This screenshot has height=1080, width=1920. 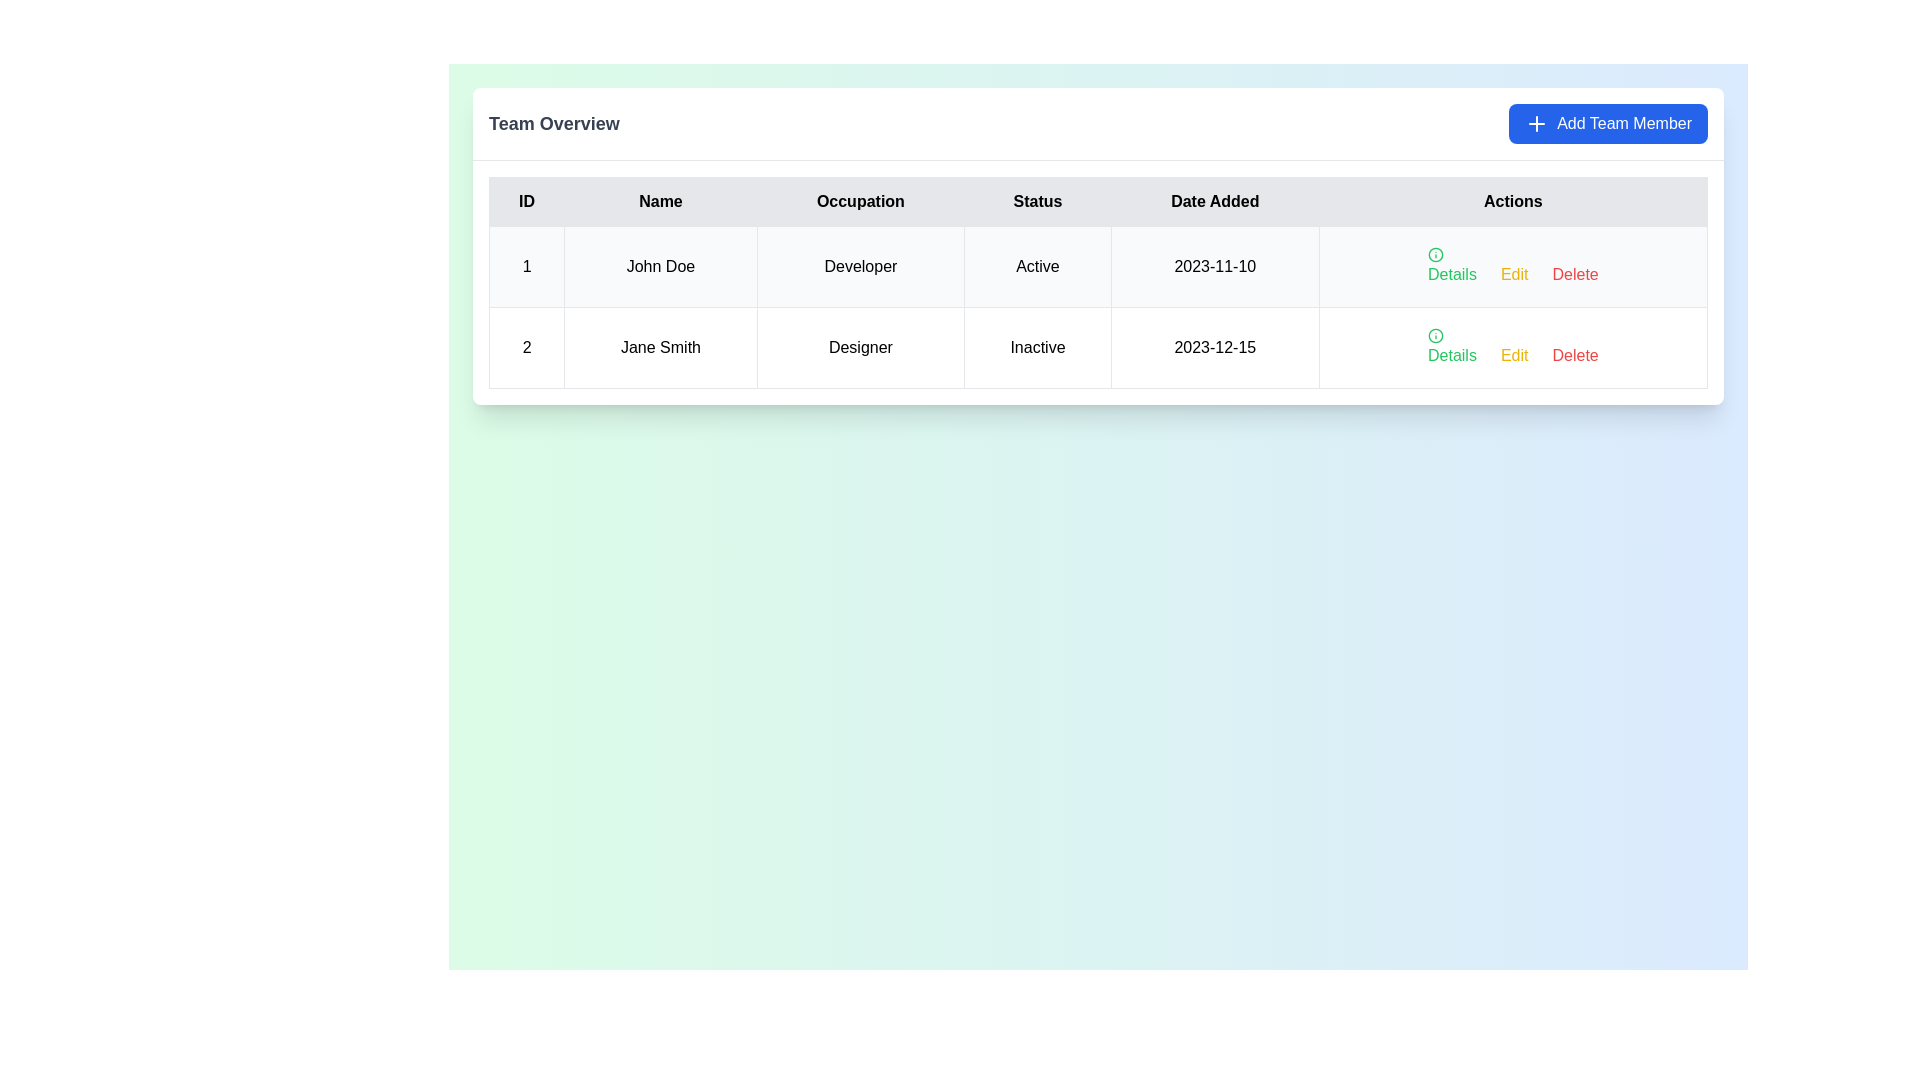 What do you see at coordinates (1514, 274) in the screenshot?
I see `the edit button in the 'Actions' column of the second row in the table for 'Jane Smith' to observe a color change` at bounding box center [1514, 274].